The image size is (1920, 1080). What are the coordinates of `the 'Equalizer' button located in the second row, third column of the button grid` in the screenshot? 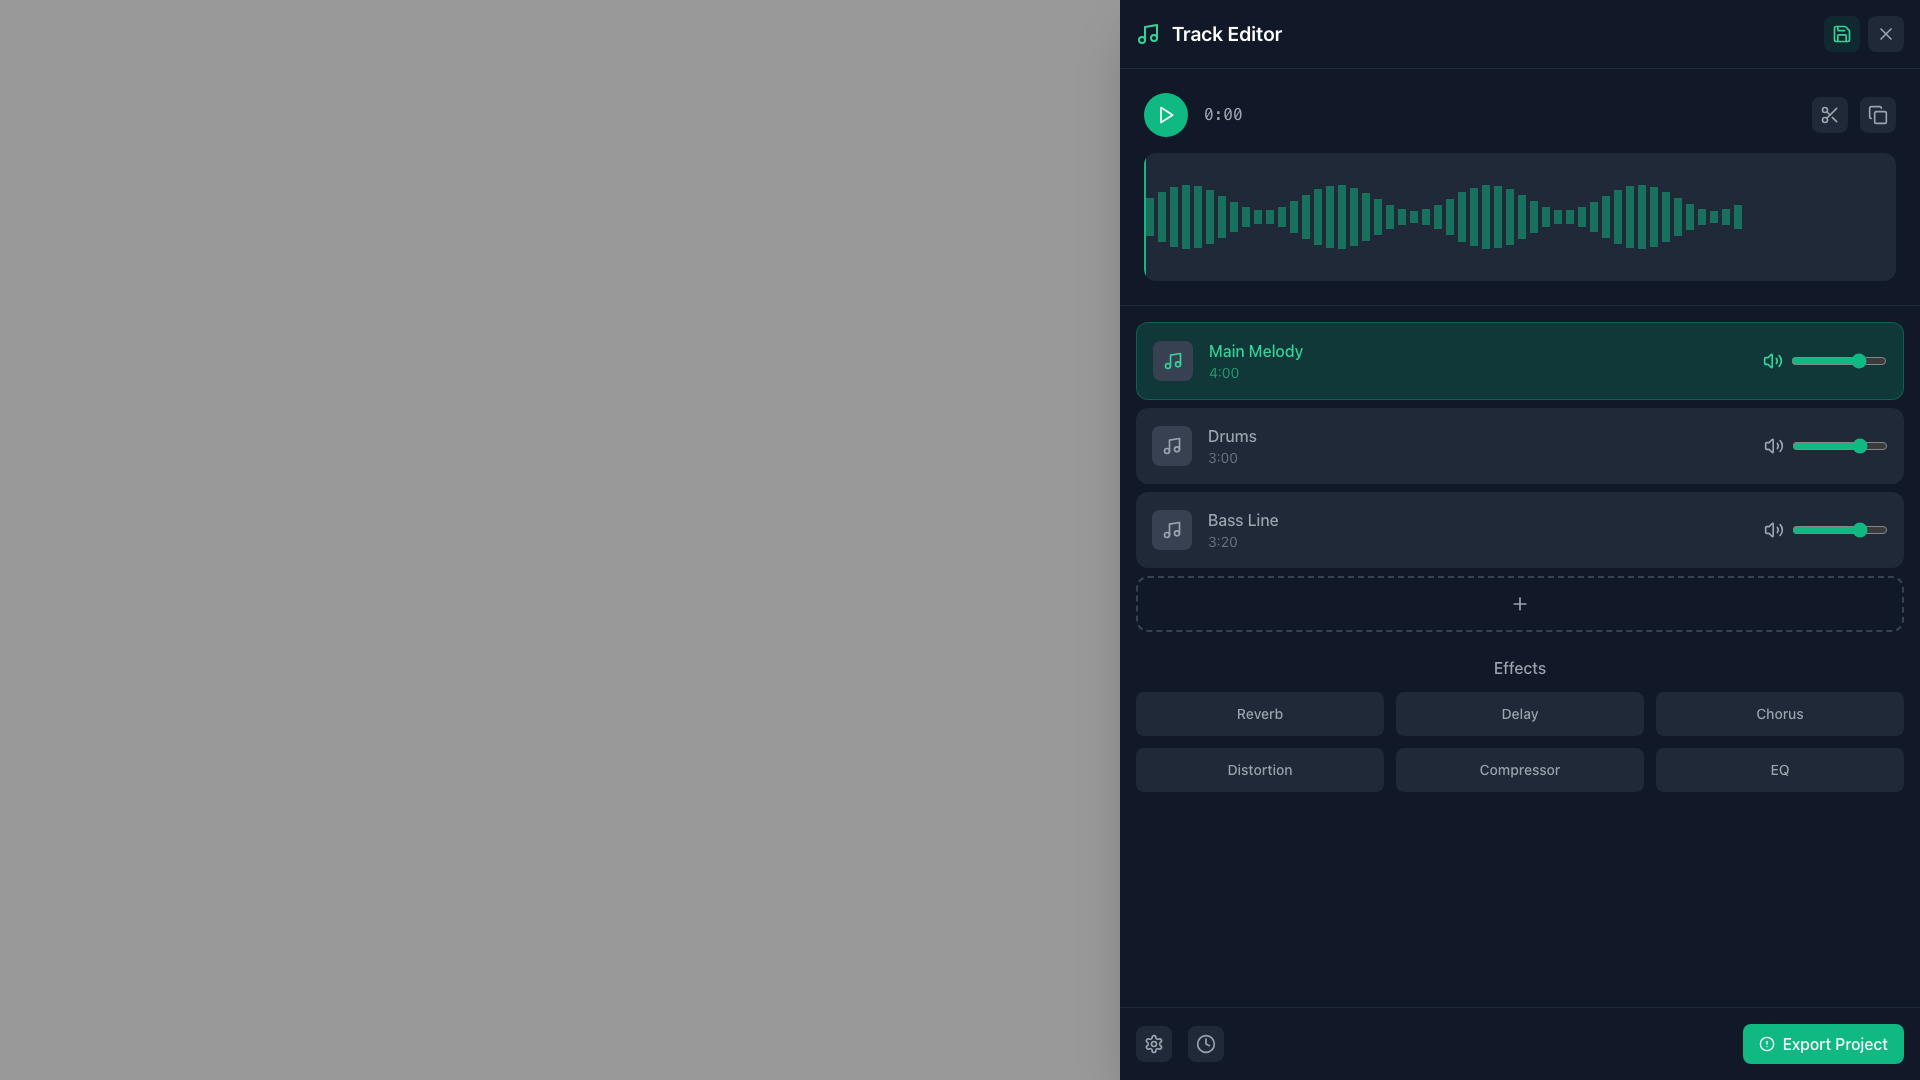 It's located at (1780, 769).